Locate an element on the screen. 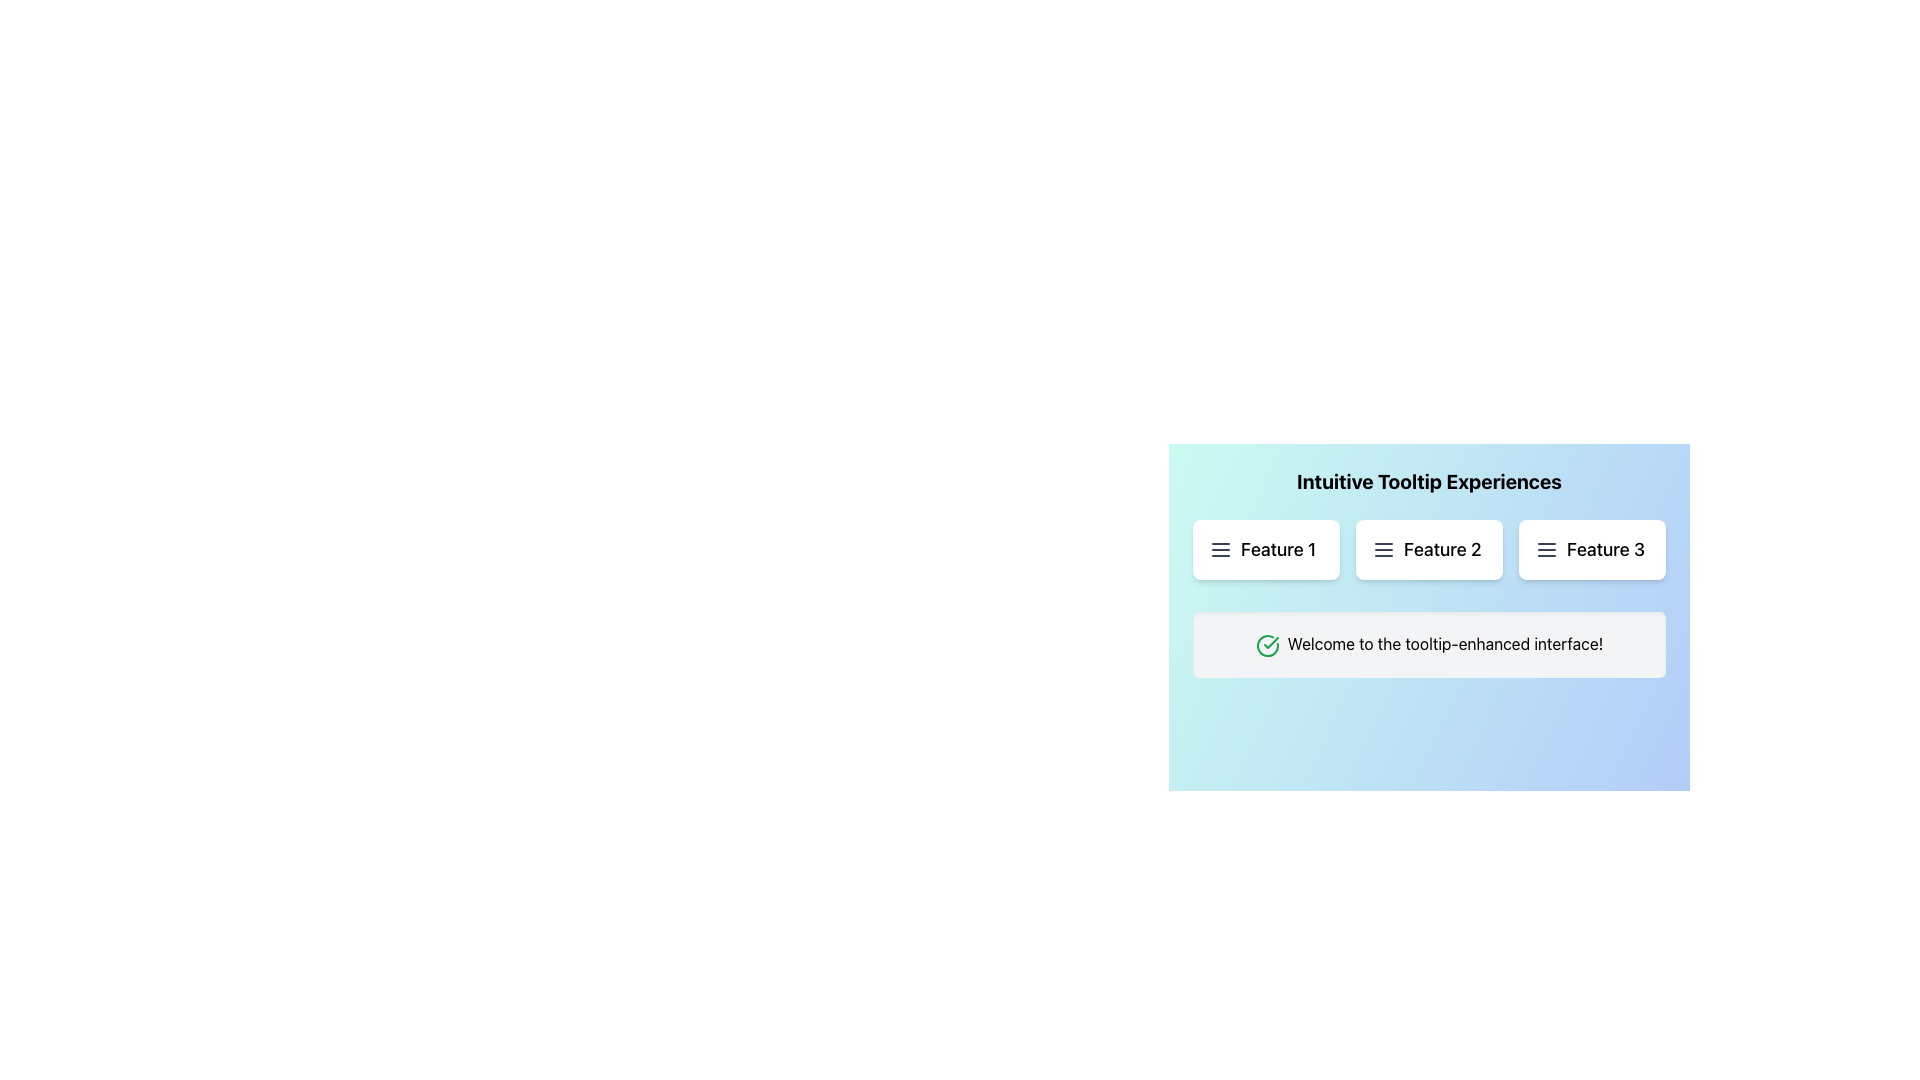 This screenshot has height=1080, width=1920. the static message box displaying a welcoming message, positioned beneath the feature row labeled 'Feature 1', 'Feature 2', and 'Feature 3' is located at coordinates (1428, 644).